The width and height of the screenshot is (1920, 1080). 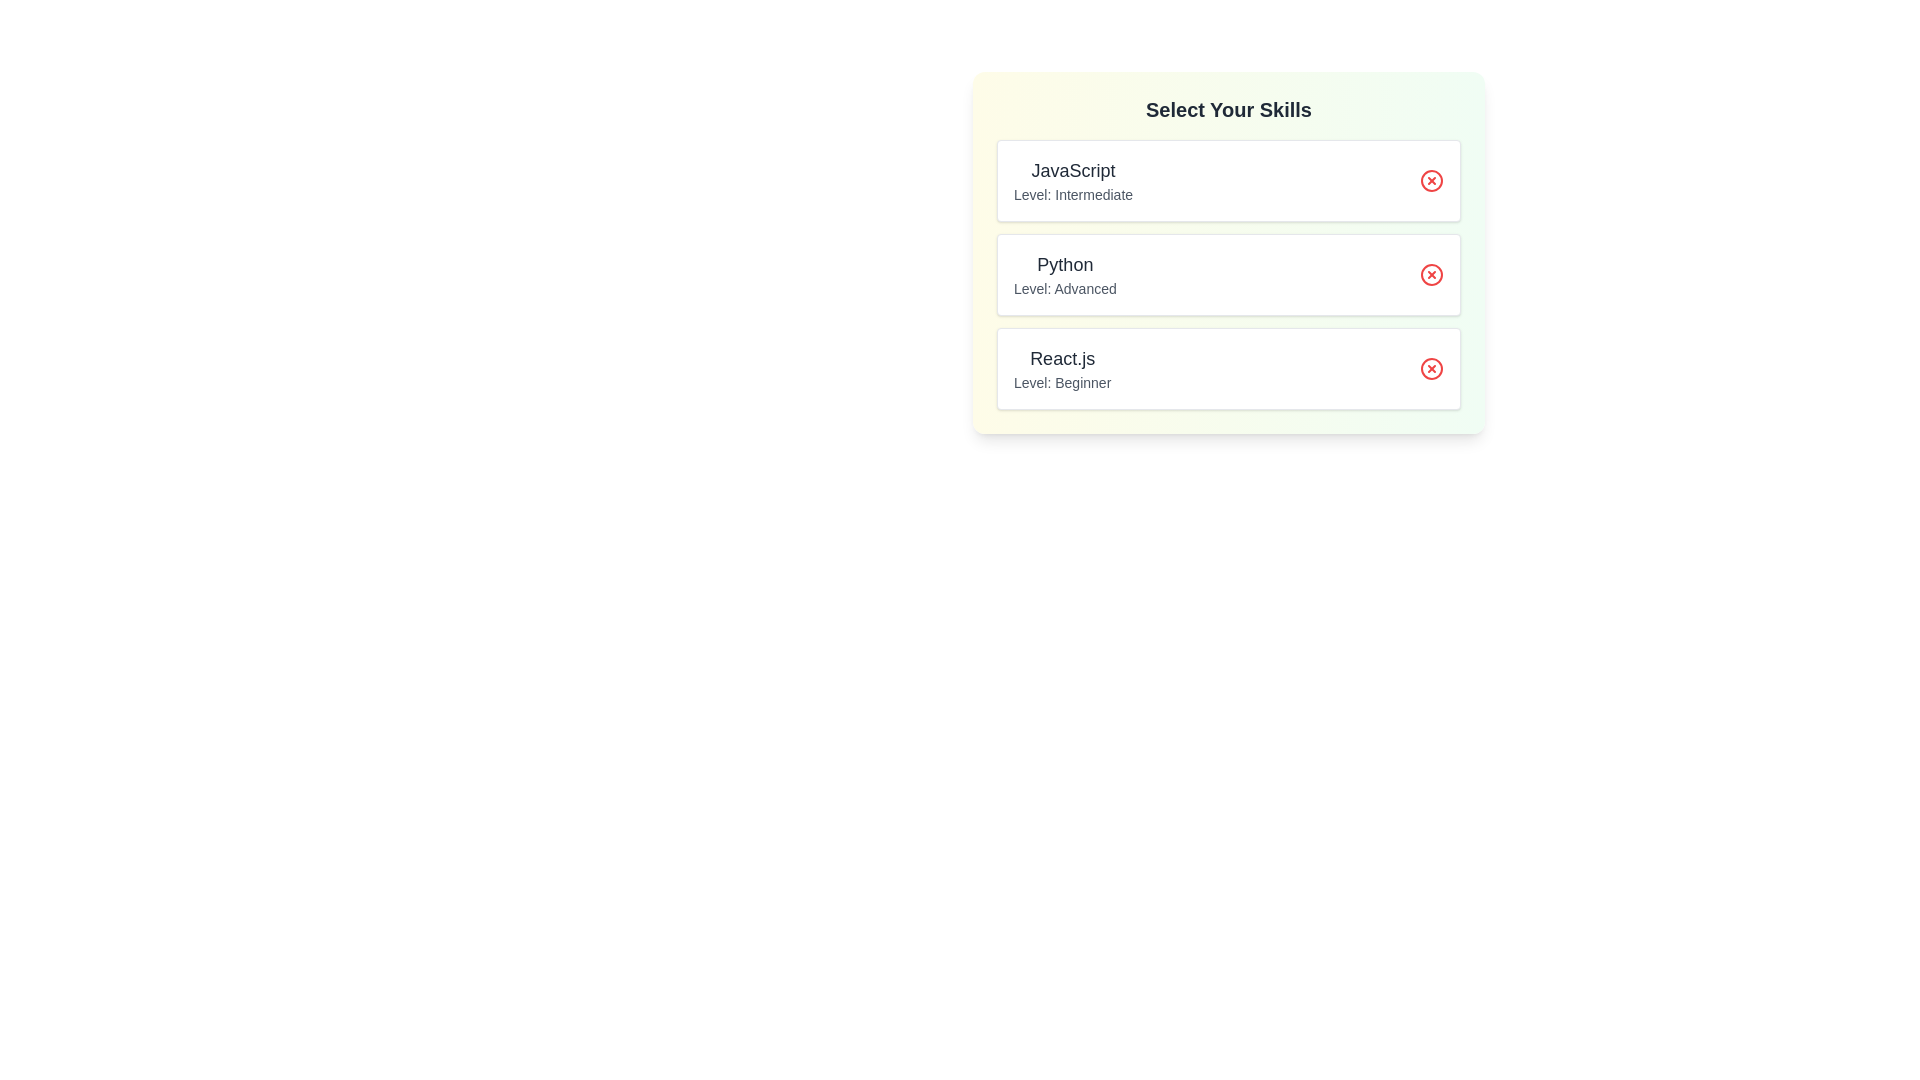 I want to click on remove button for the skill 'React.js', so click(x=1430, y=369).